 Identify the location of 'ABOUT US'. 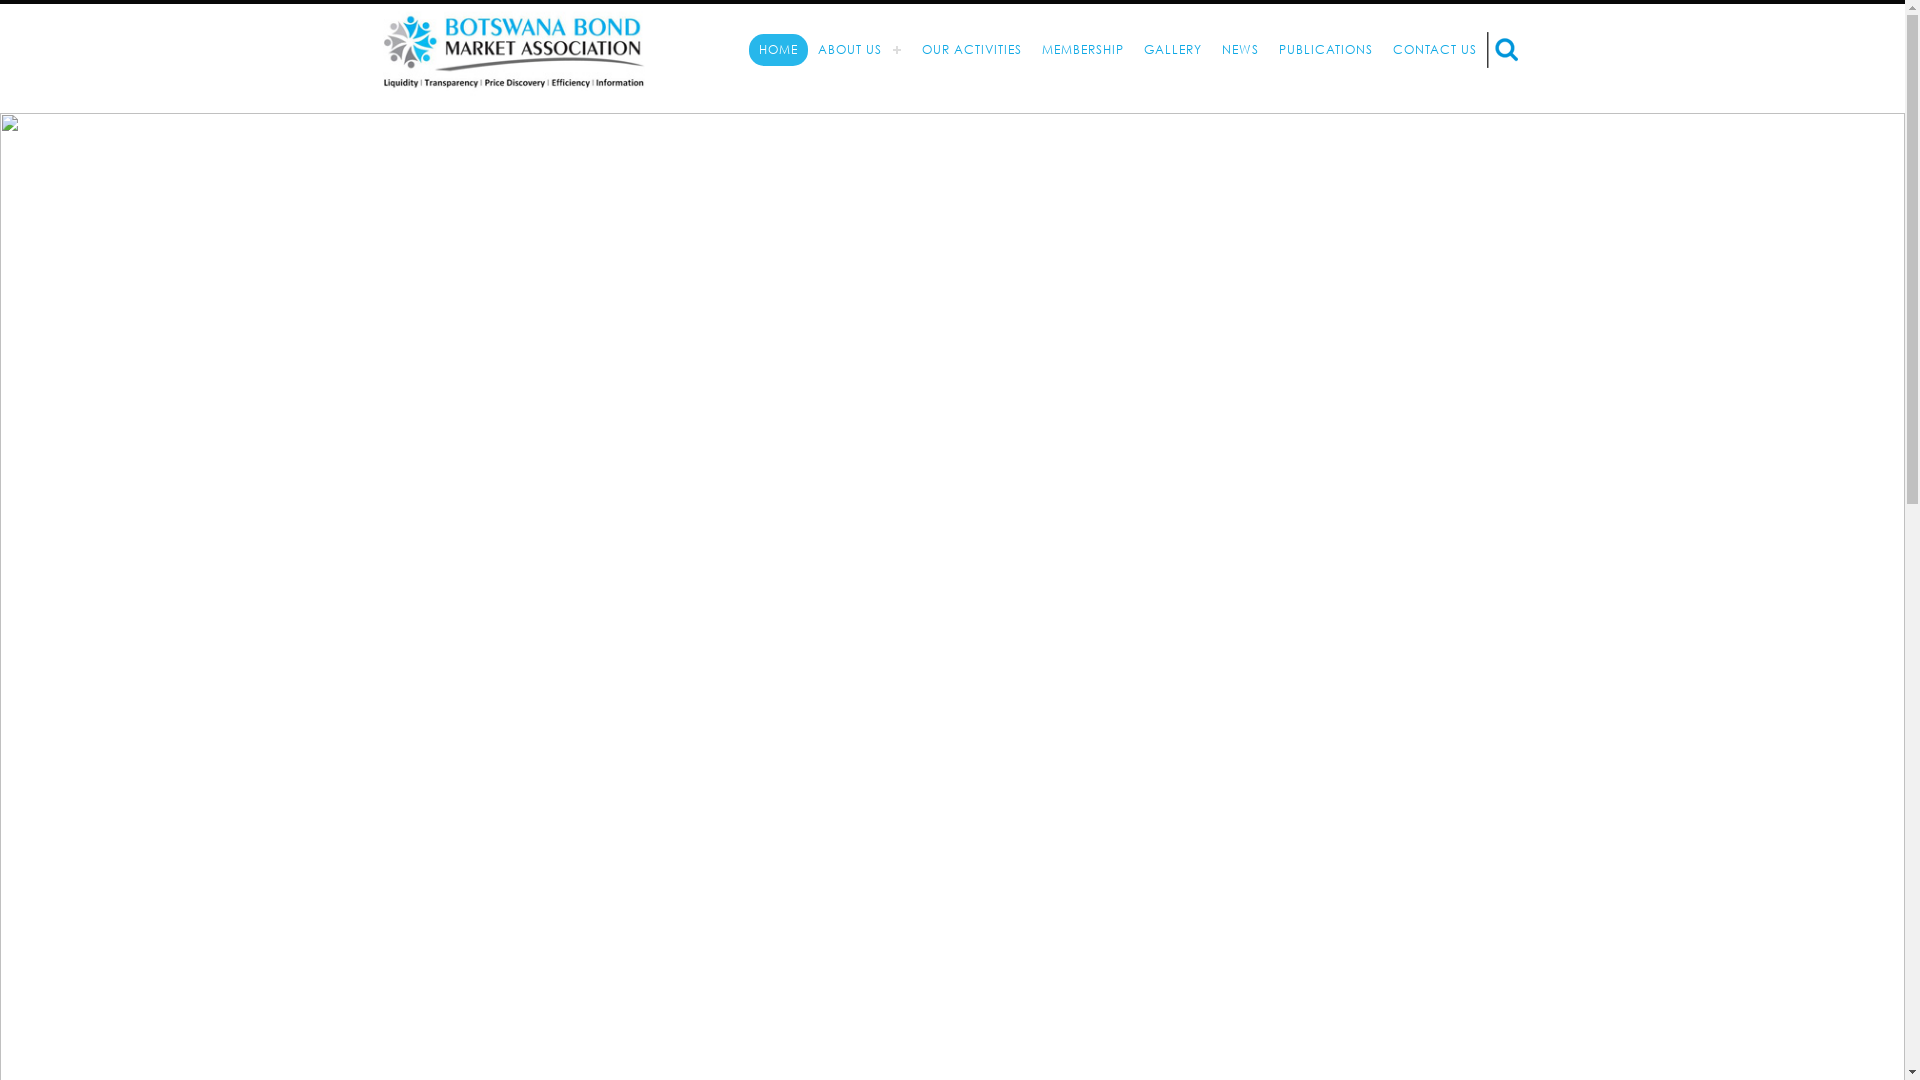
(859, 49).